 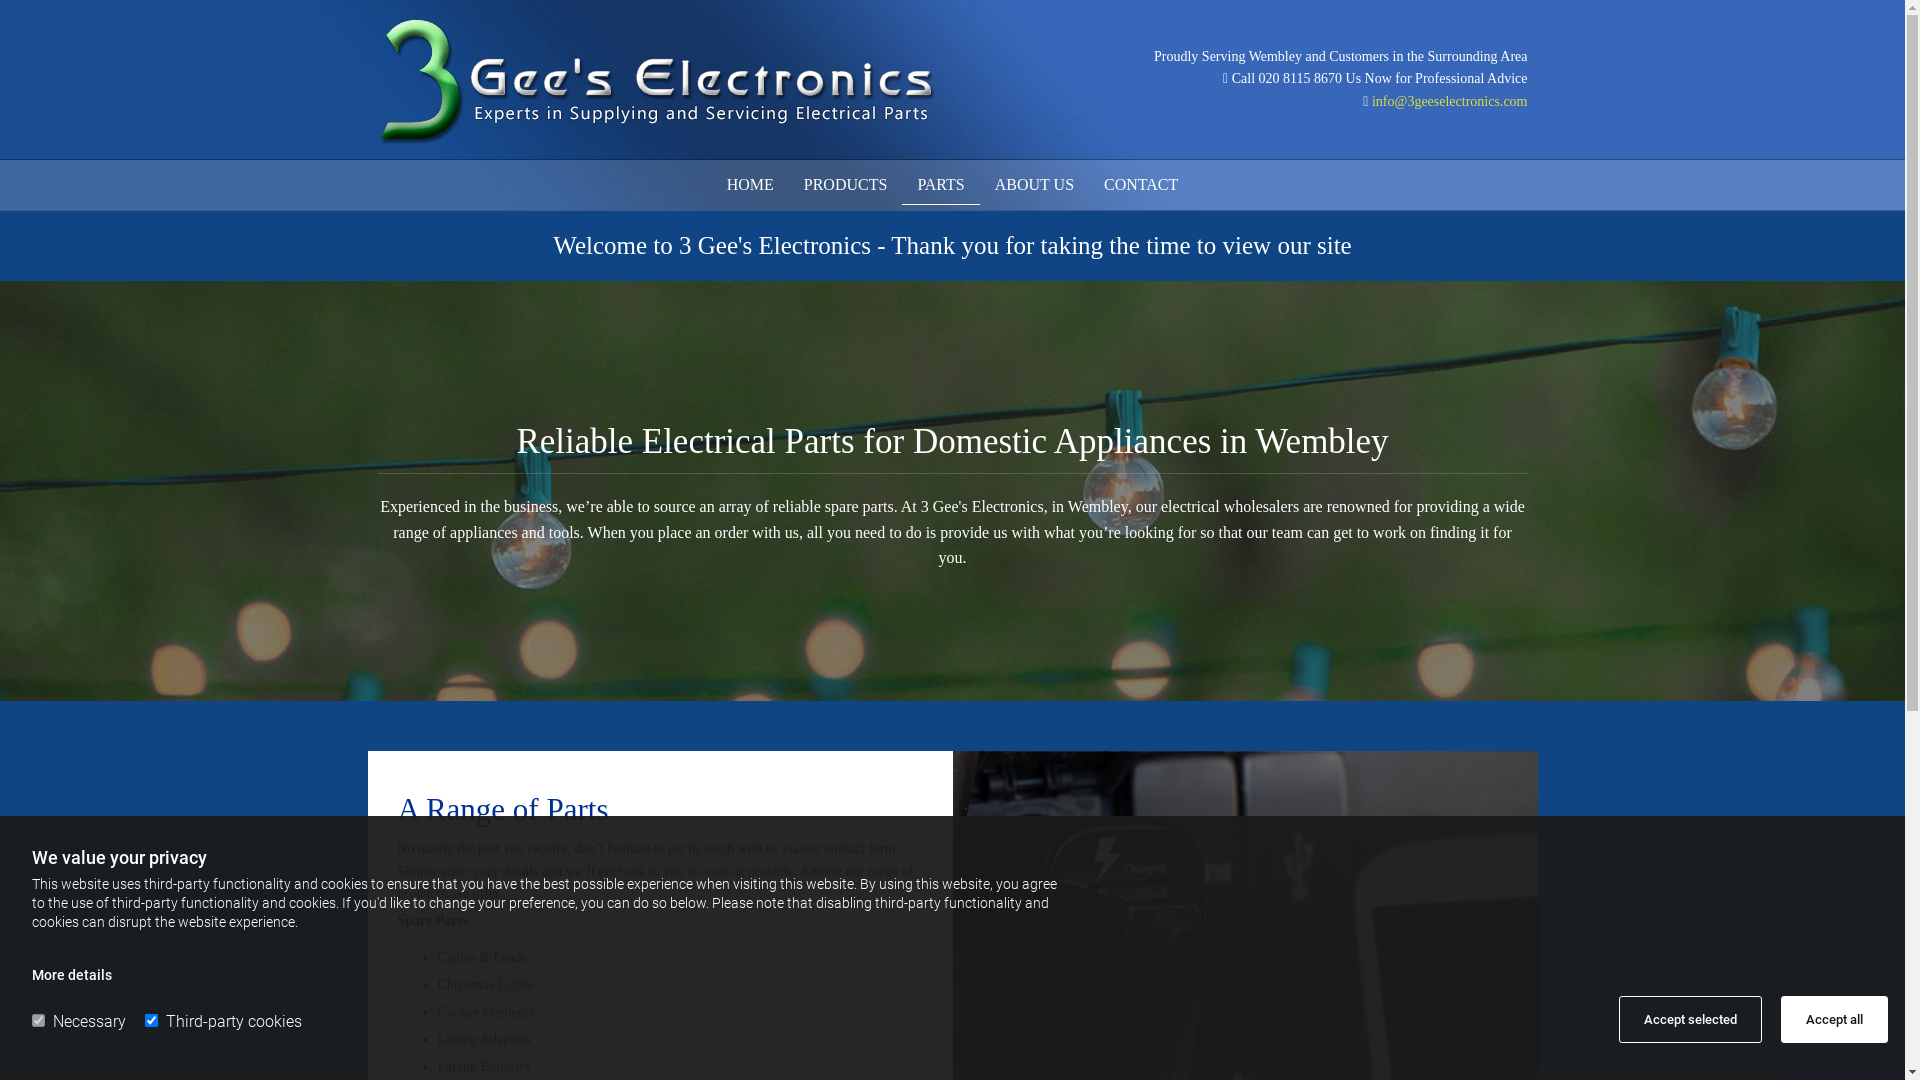 I want to click on 'CONTACT', so click(x=1141, y=185).